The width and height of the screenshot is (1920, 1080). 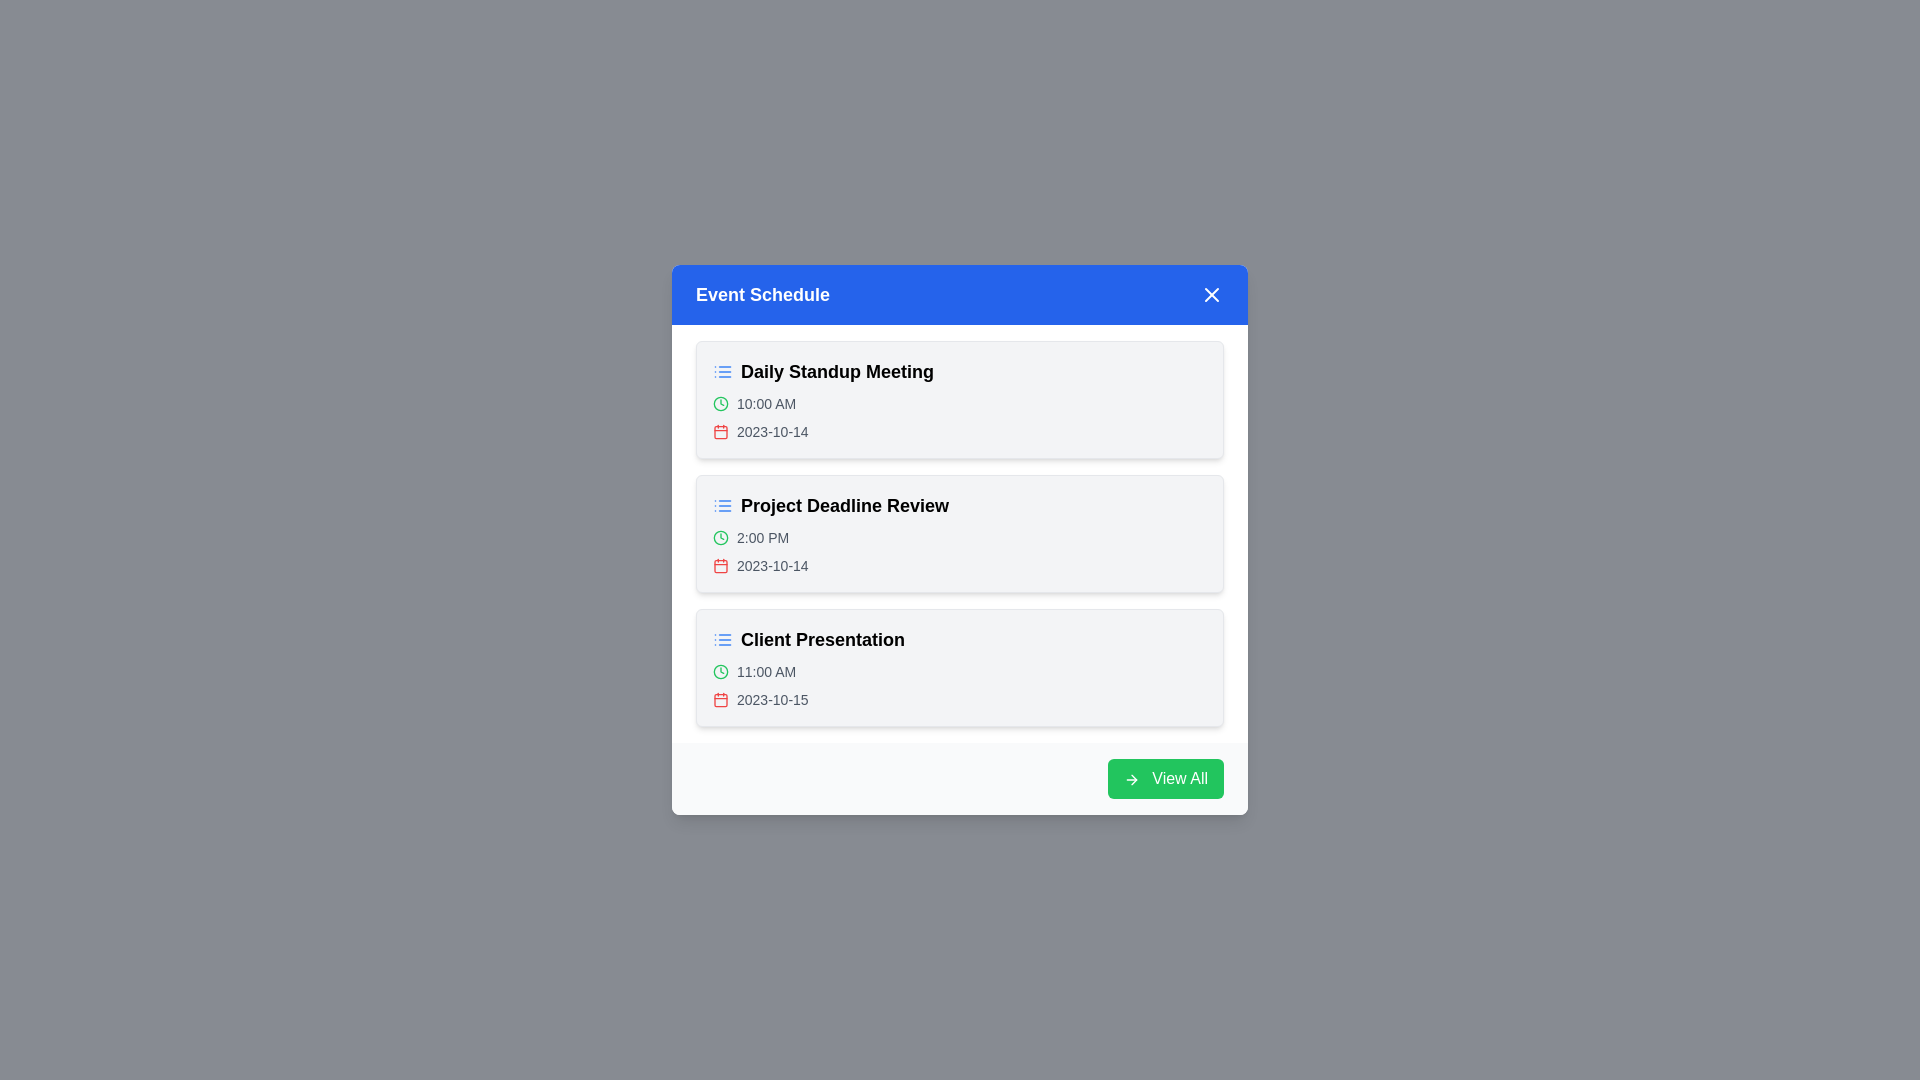 I want to click on the blue bulleted list icon located in the header of the 'Project Deadline Review' section, positioned to the left of the section's title text, so click(x=722, y=504).